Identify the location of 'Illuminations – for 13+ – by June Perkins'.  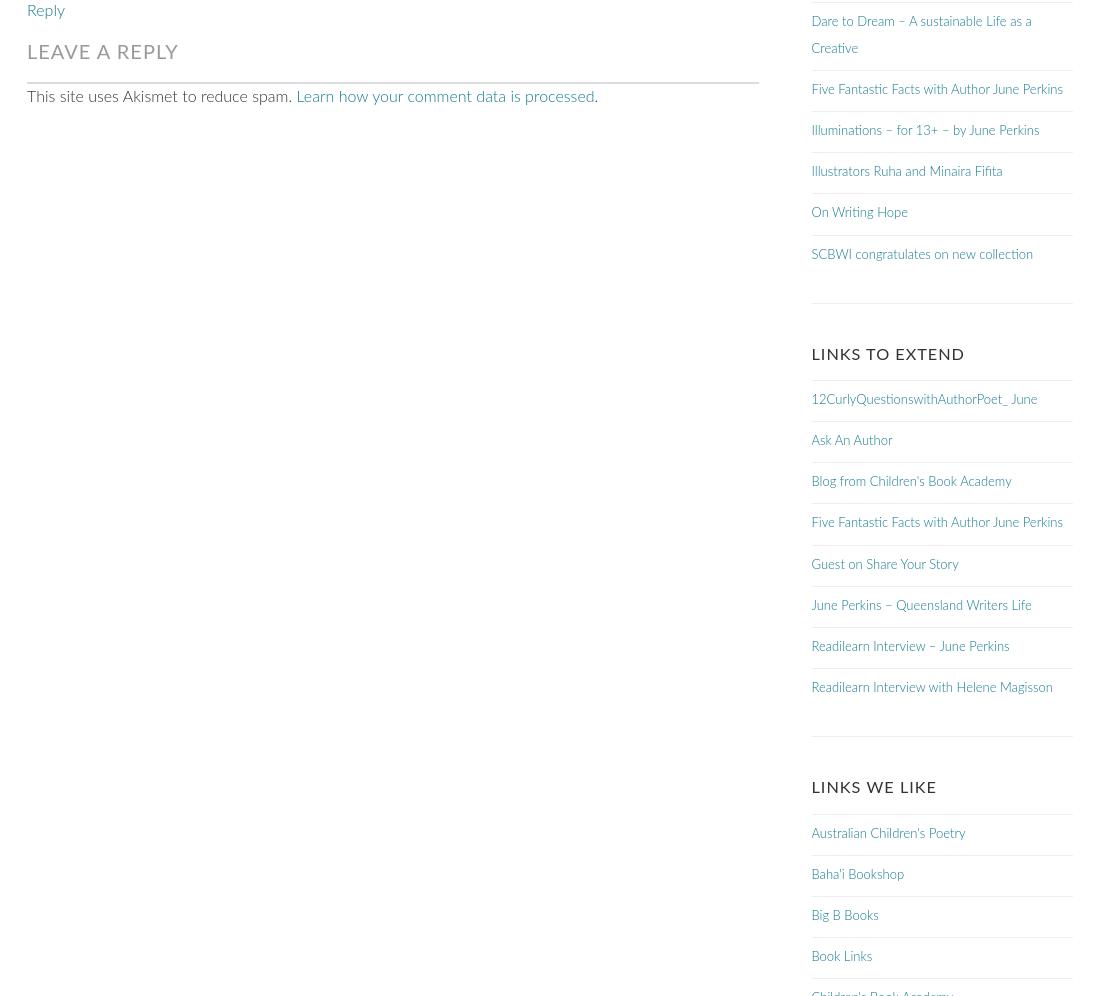
(811, 130).